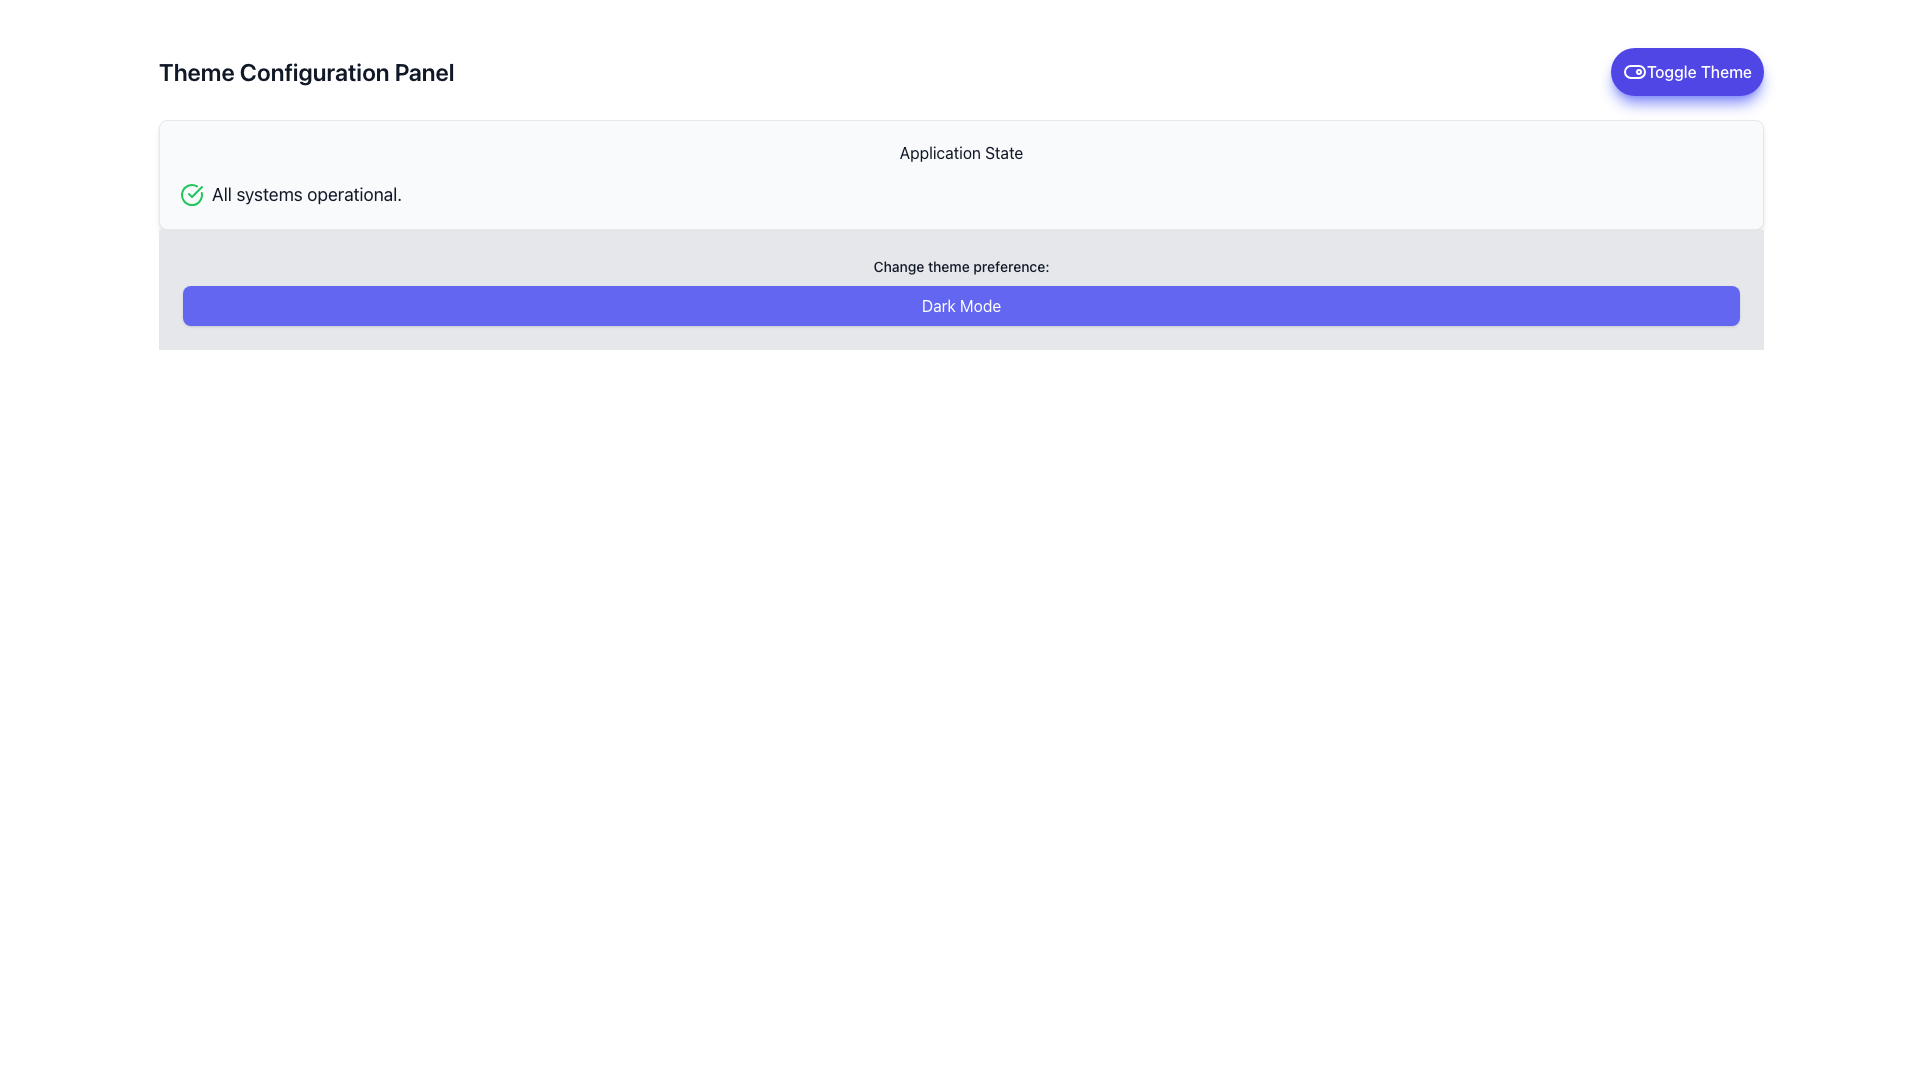  What do you see at coordinates (1686, 71) in the screenshot?
I see `the 'Toggle Theme' button located in the top-right corner of the interface` at bounding box center [1686, 71].